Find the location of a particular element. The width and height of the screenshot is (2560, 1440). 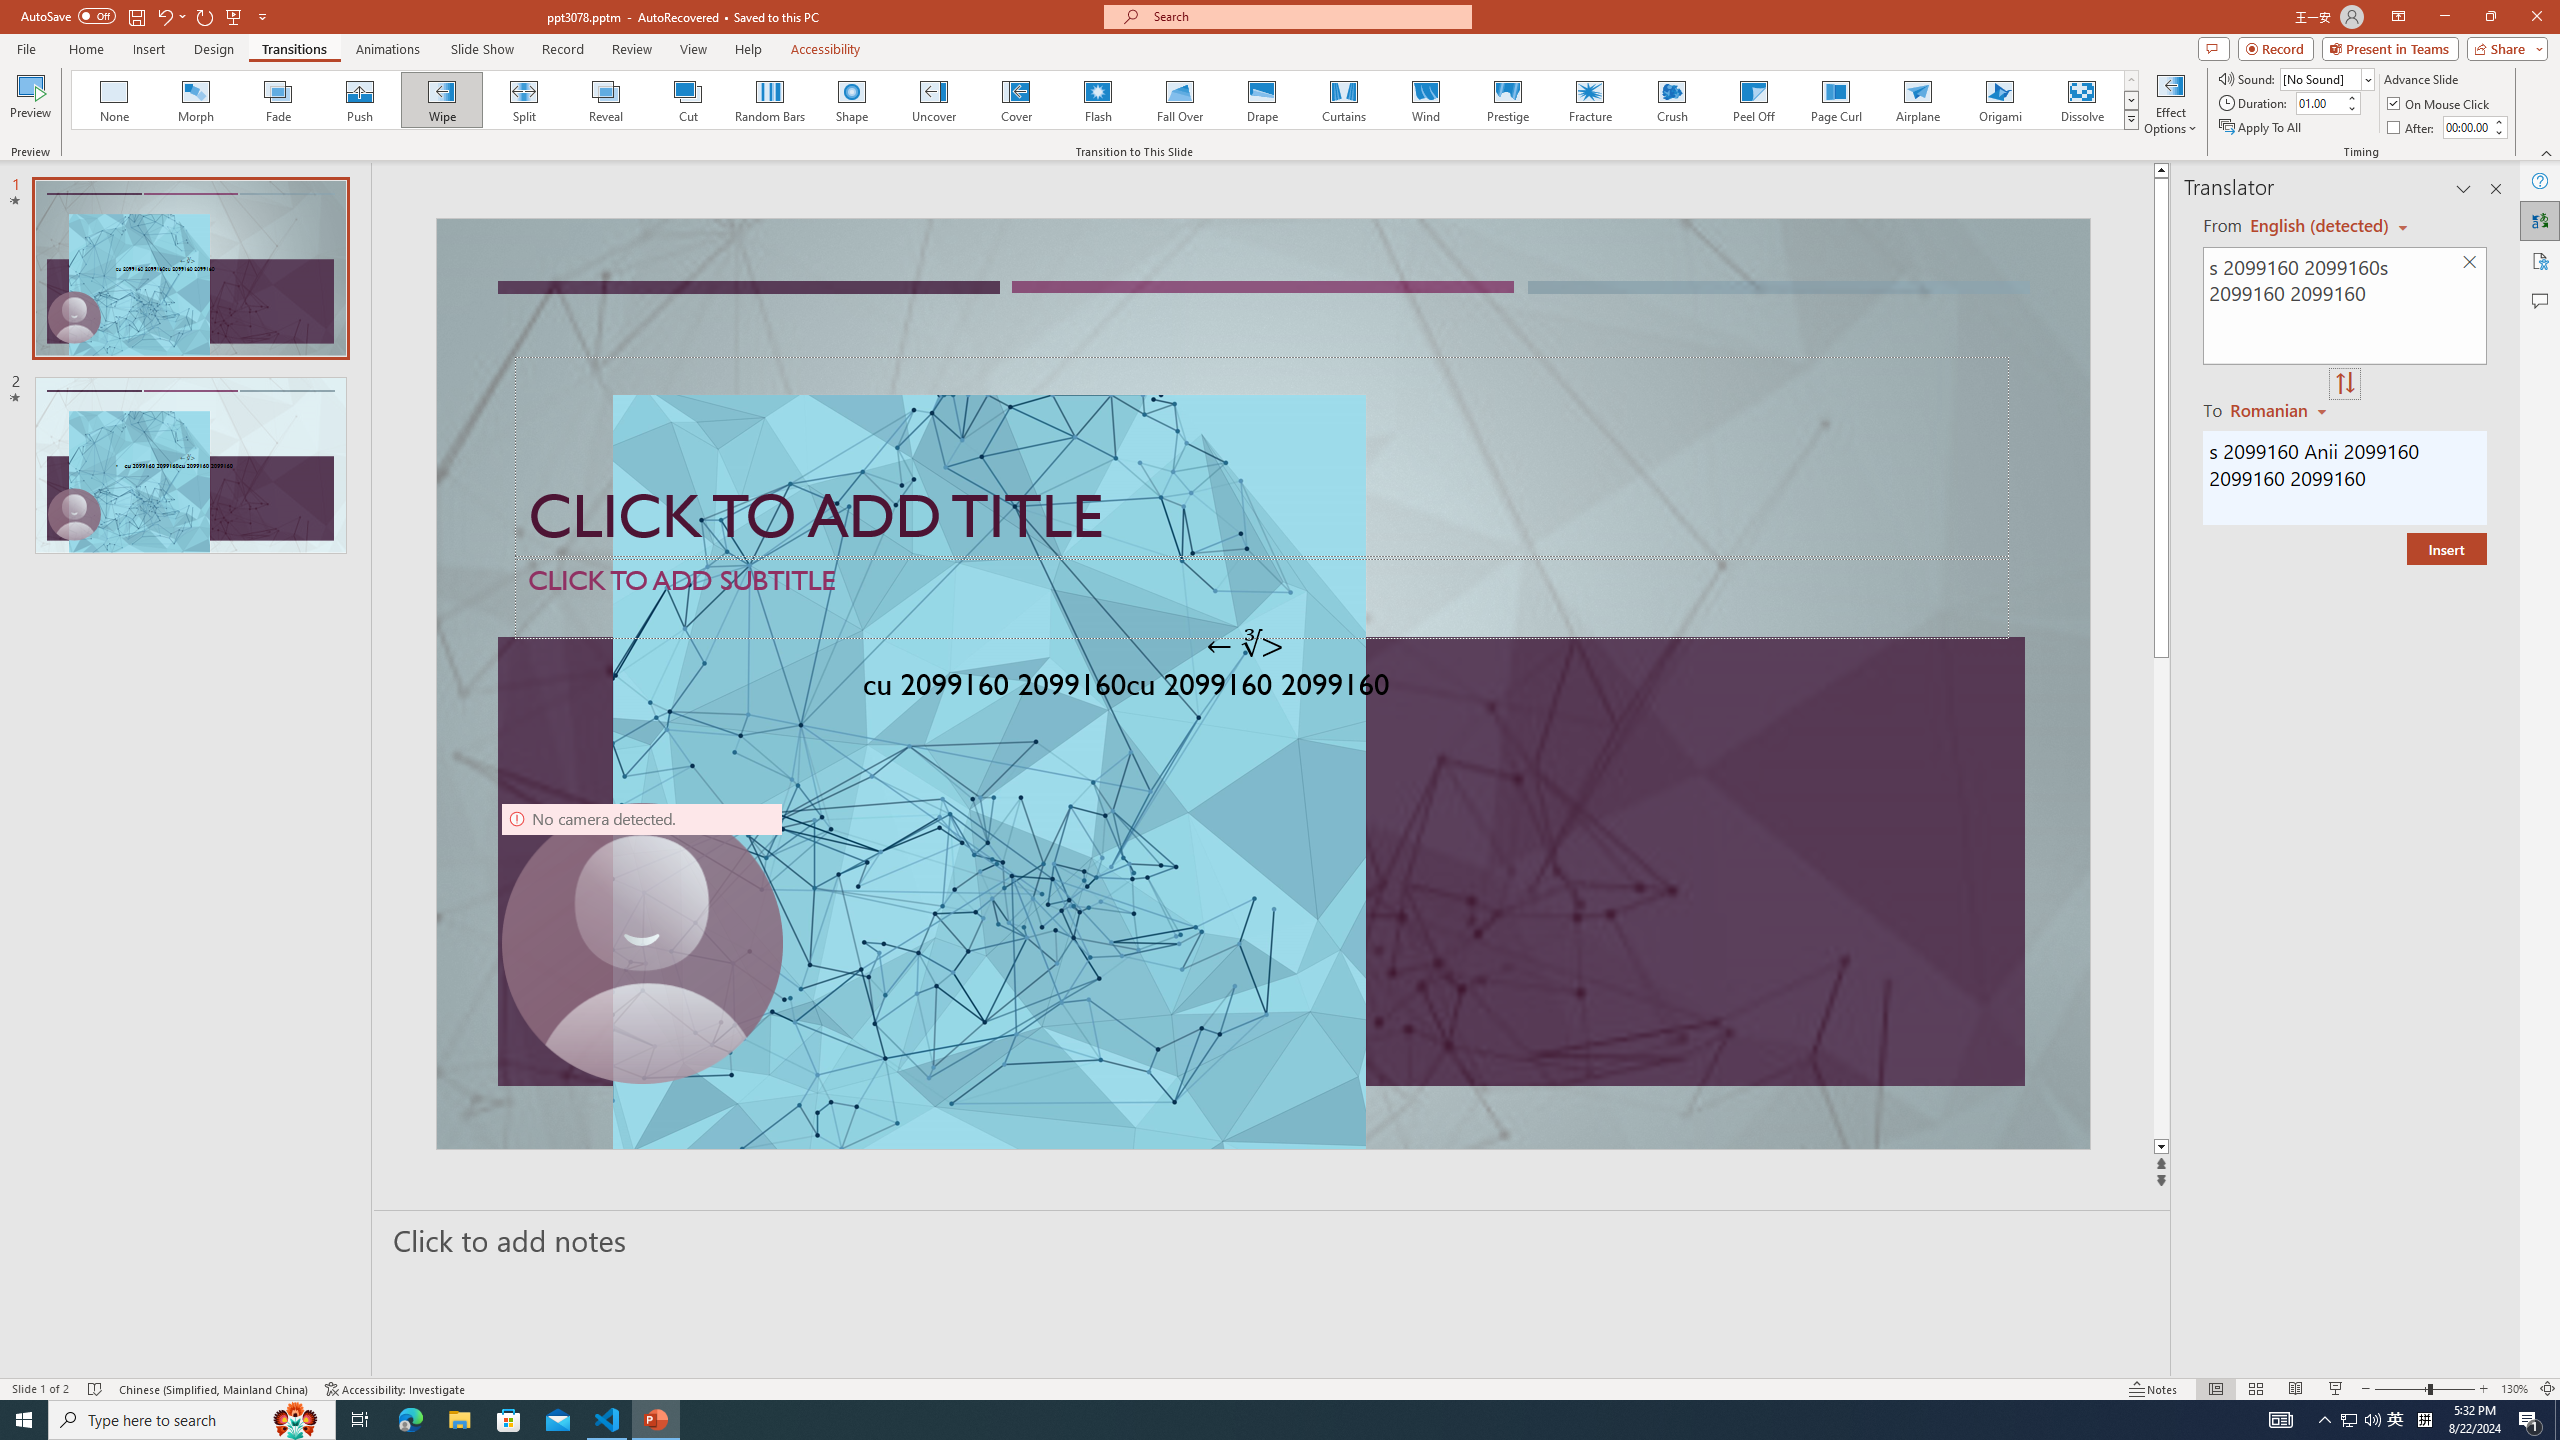

'Fall Over' is located at coordinates (1179, 99).